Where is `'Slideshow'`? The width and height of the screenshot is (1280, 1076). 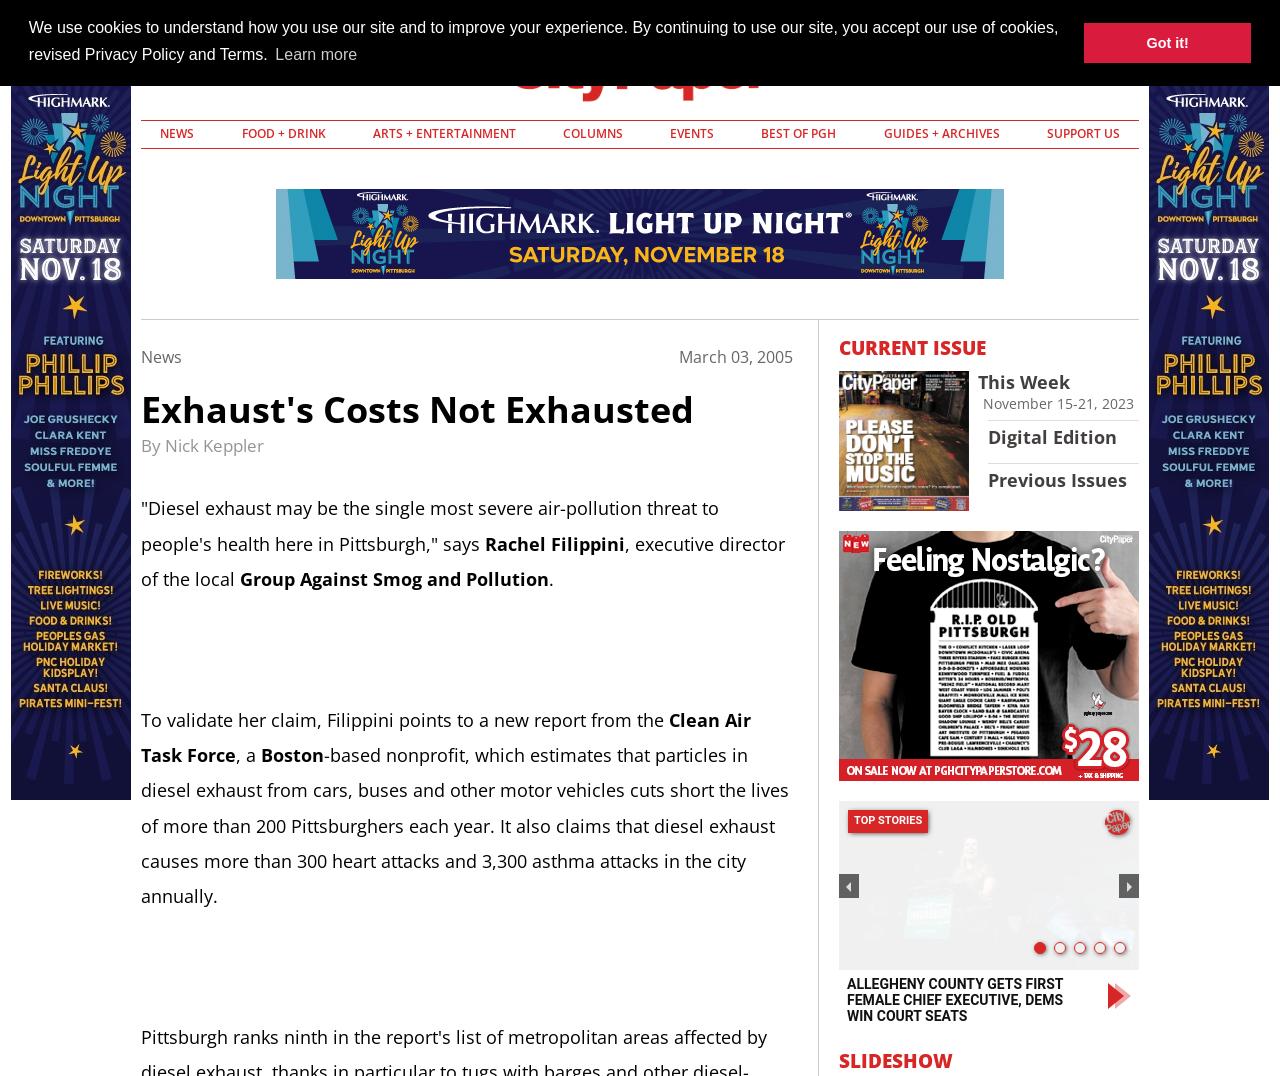
'Slideshow' is located at coordinates (895, 1060).